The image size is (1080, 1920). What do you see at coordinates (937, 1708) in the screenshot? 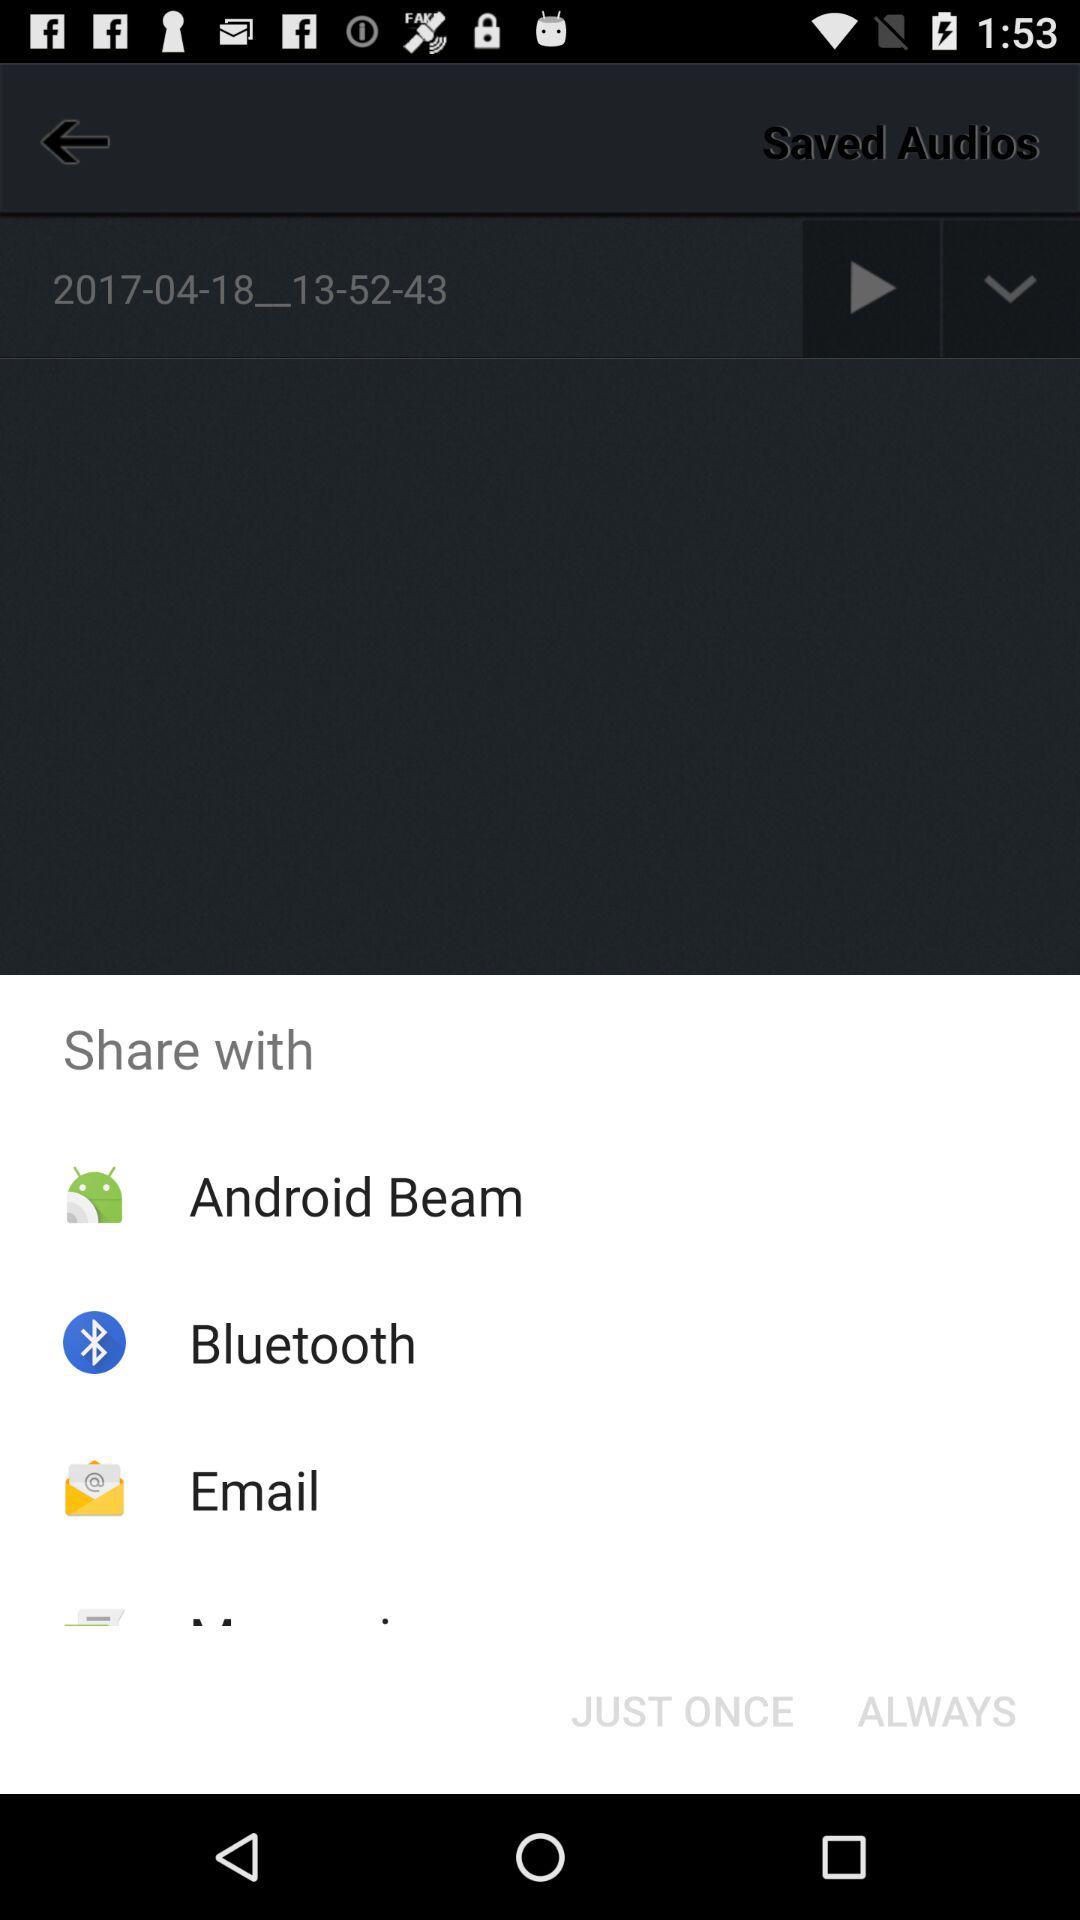
I see `button to the right of the just once button` at bounding box center [937, 1708].